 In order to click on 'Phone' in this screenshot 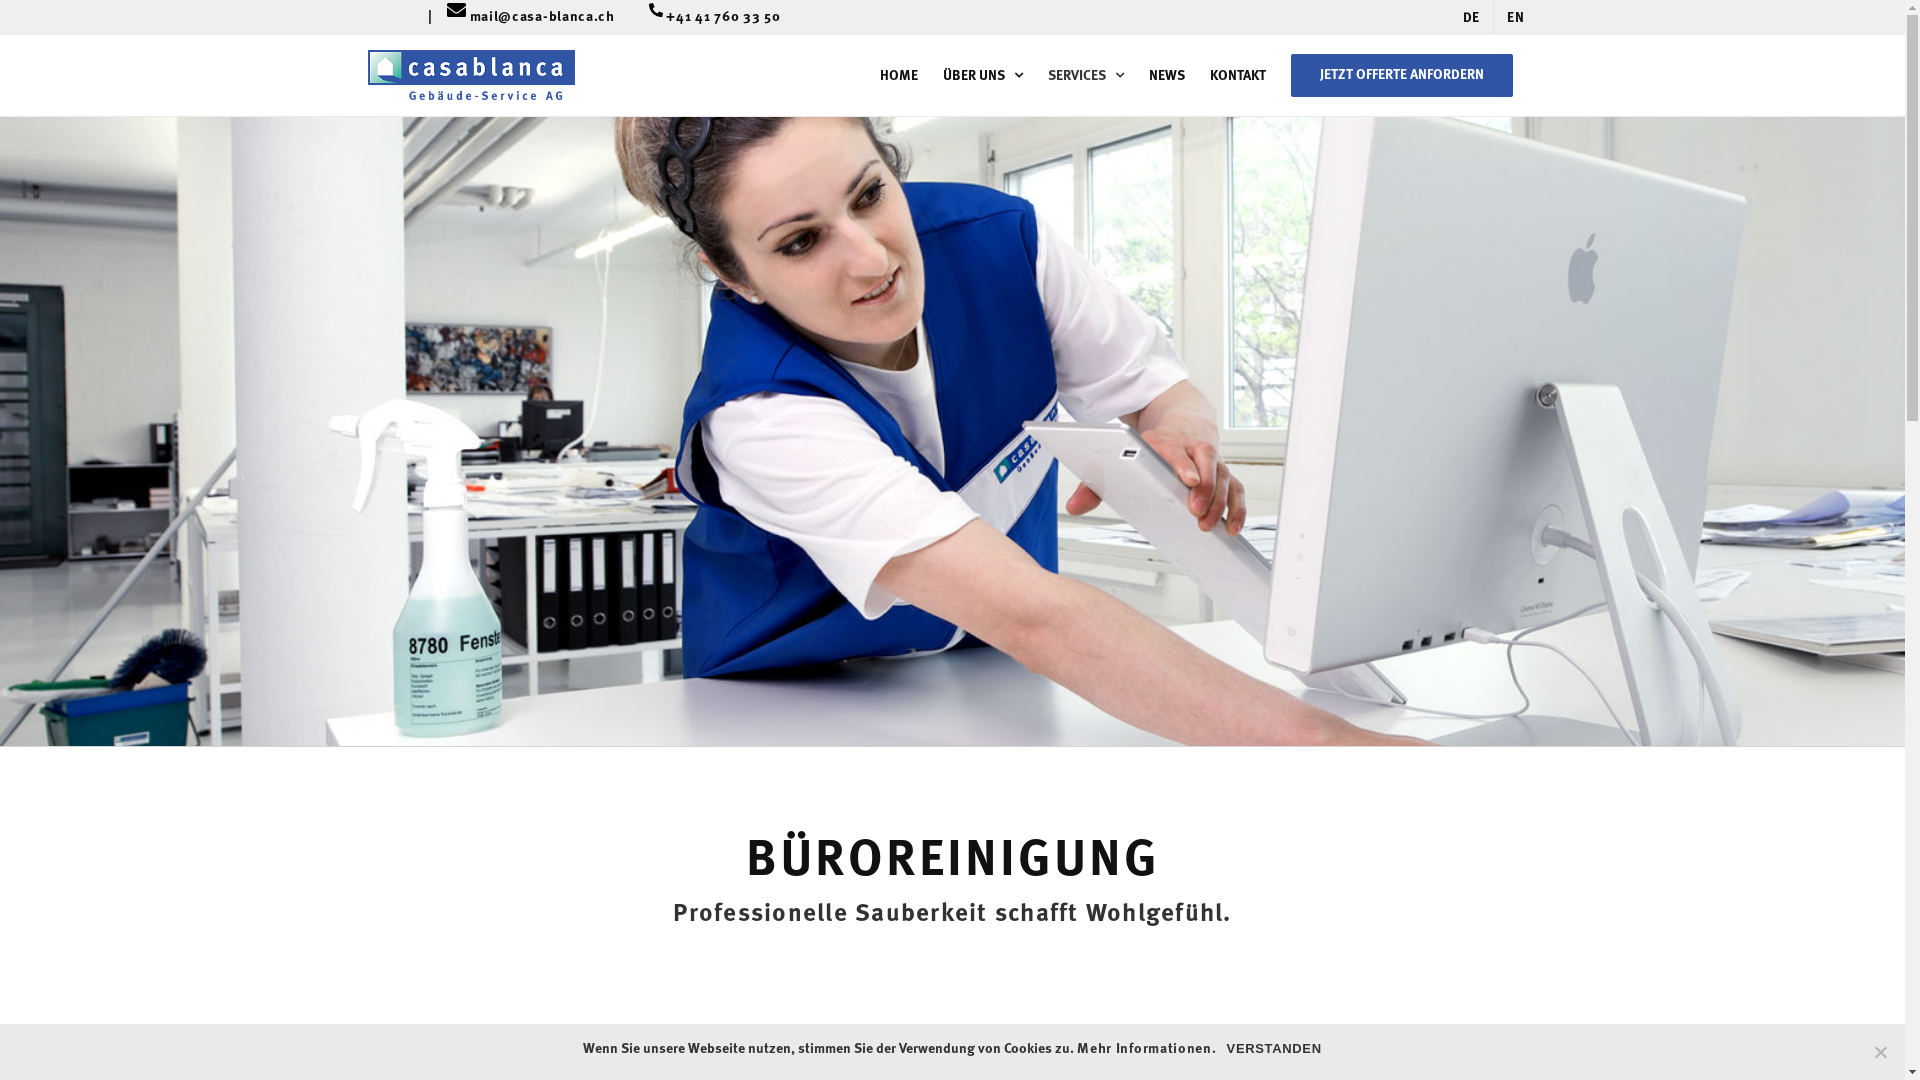, I will do `click(648, 19)`.